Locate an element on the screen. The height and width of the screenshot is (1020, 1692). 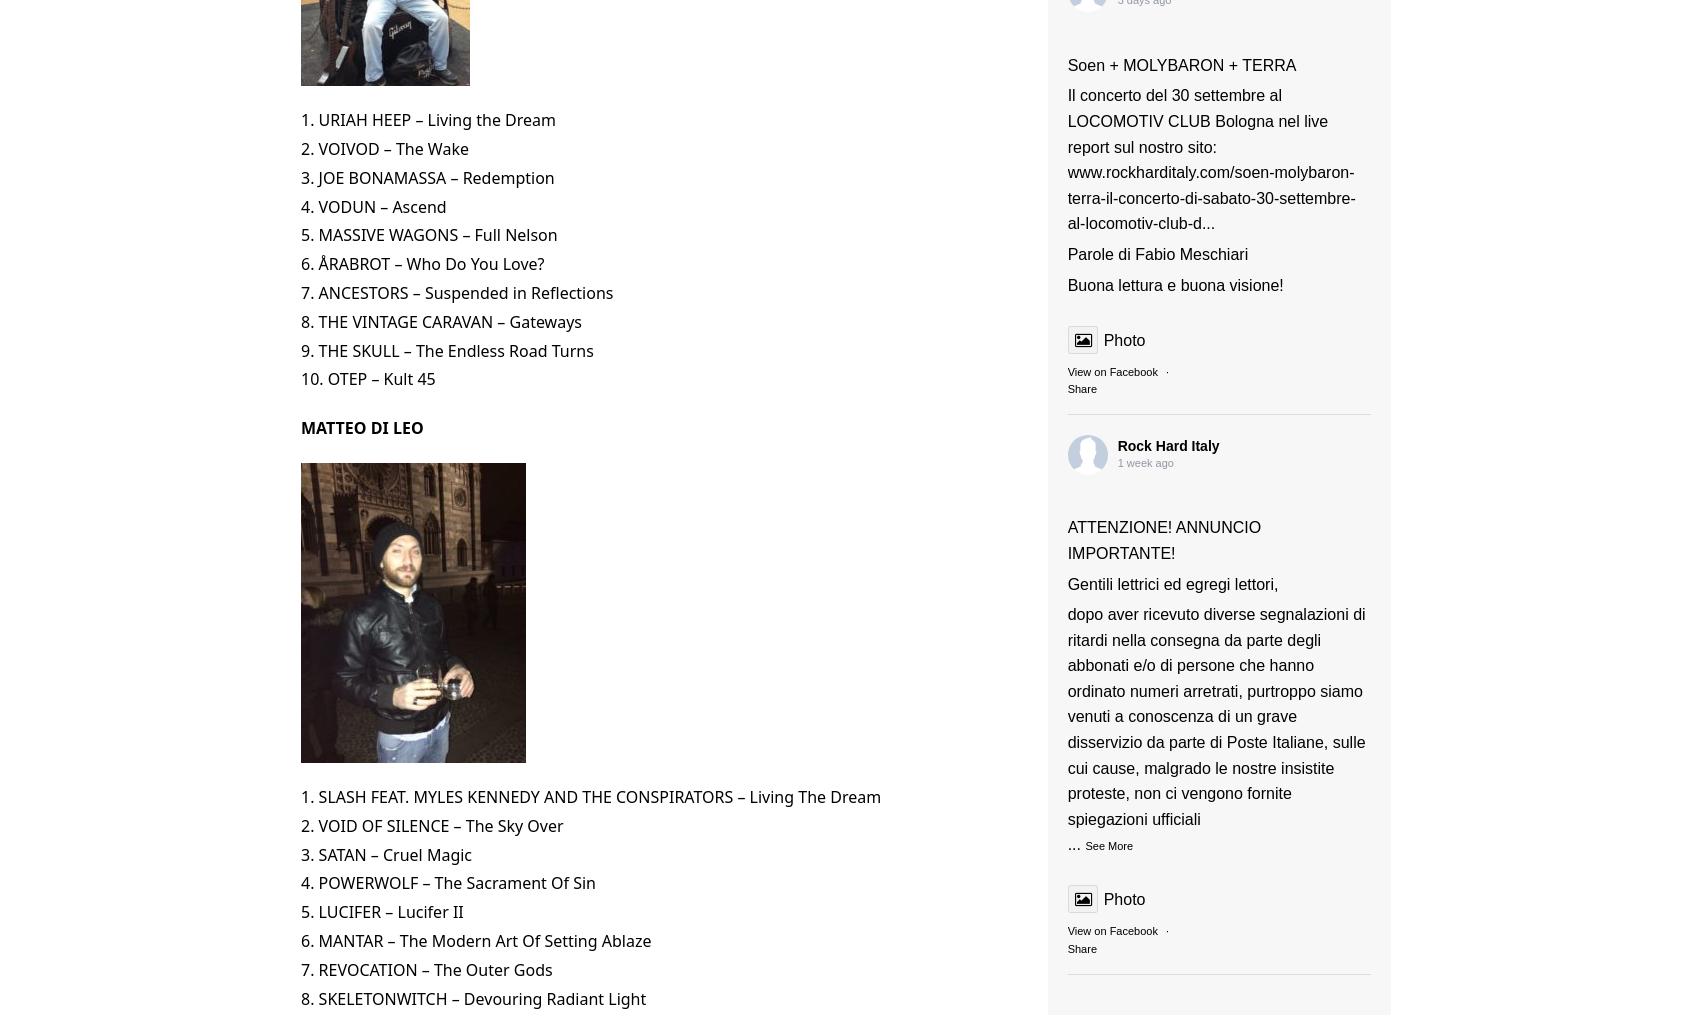
'5. MASSIVE WAGONS – Full Nelson' is located at coordinates (427, 235).